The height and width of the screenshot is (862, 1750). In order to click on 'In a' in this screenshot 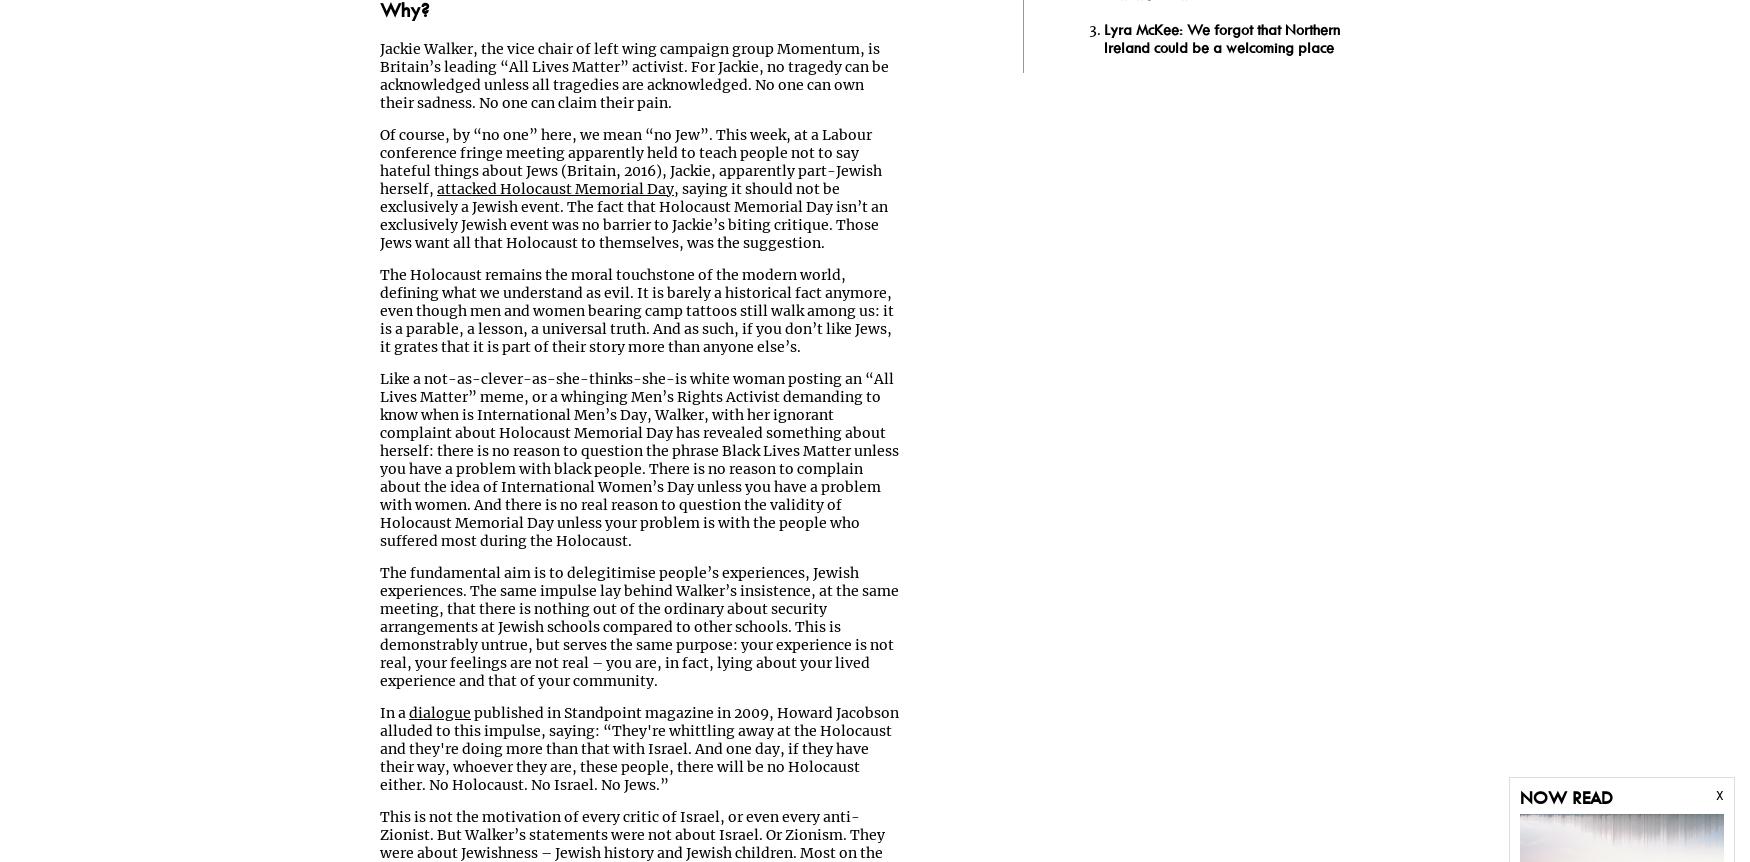, I will do `click(393, 711)`.